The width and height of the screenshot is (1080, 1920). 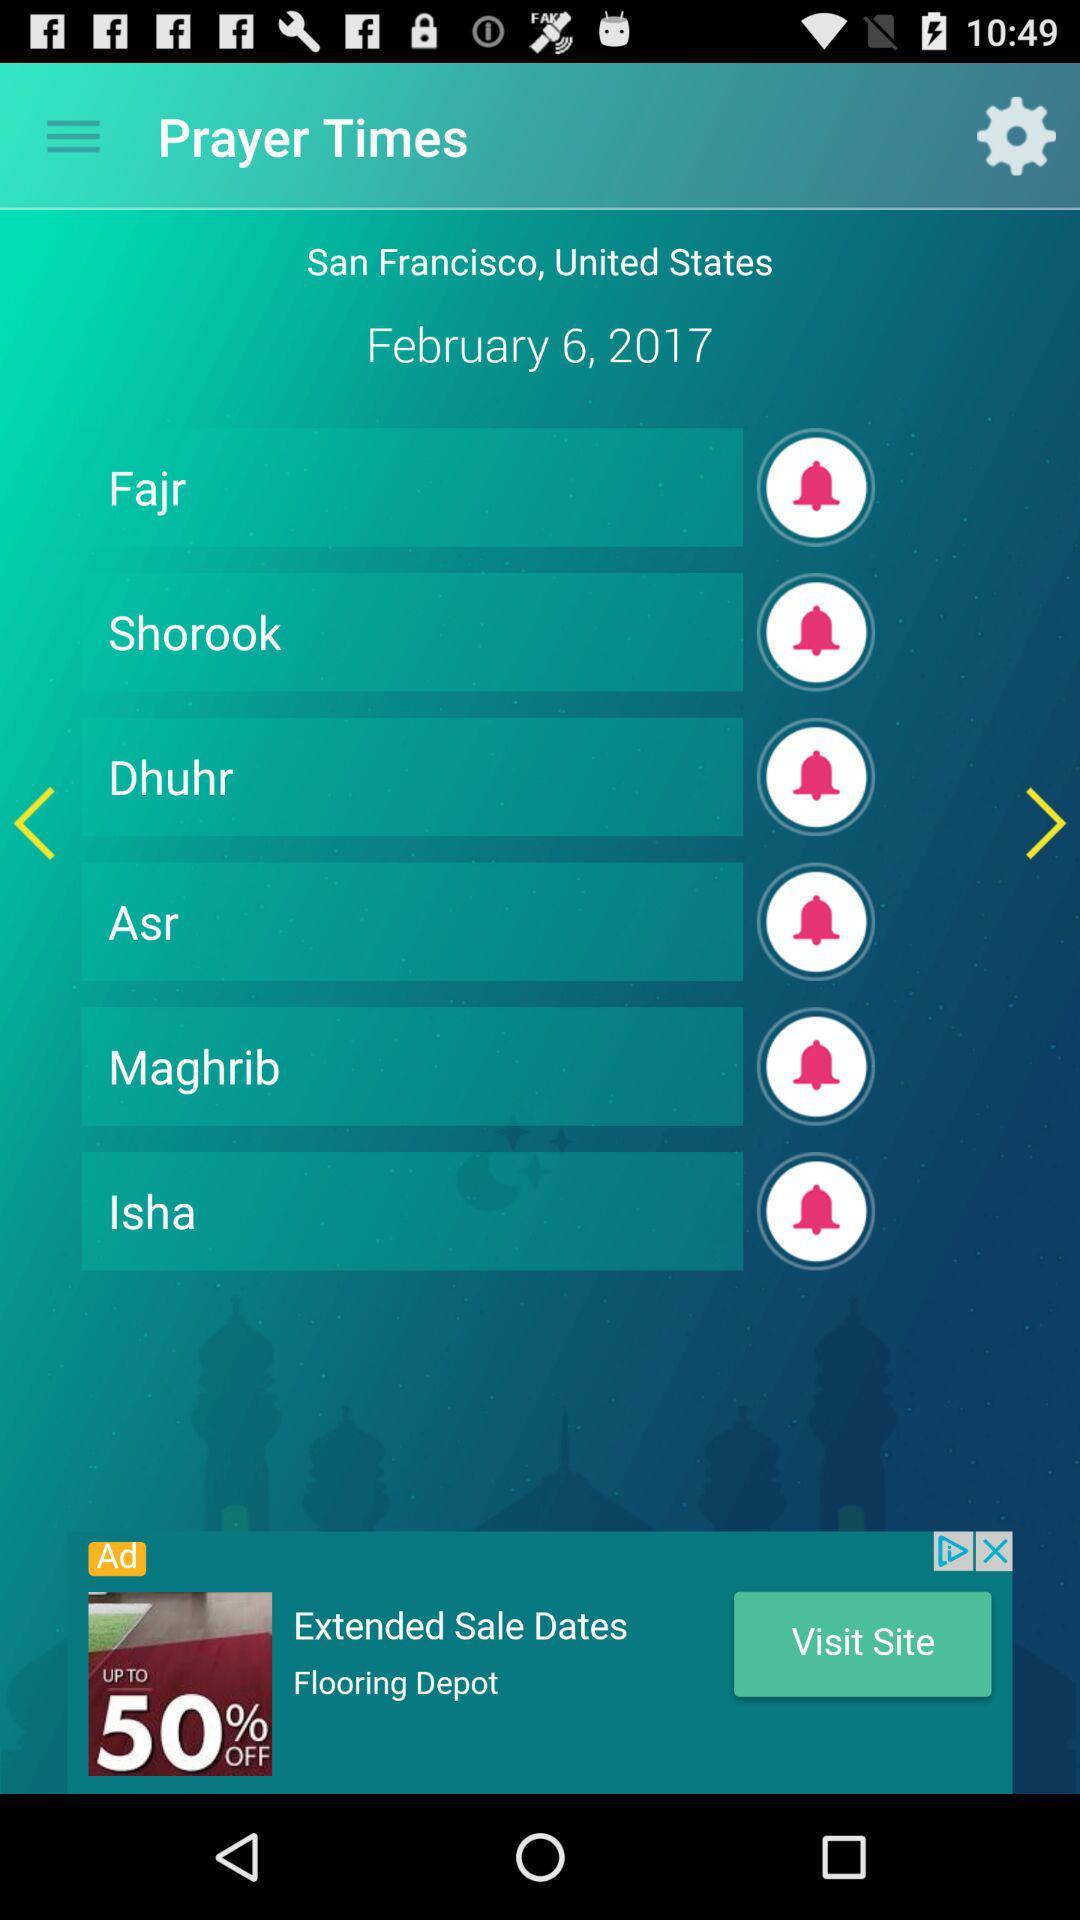 What do you see at coordinates (816, 487) in the screenshot?
I see `get notification` at bounding box center [816, 487].